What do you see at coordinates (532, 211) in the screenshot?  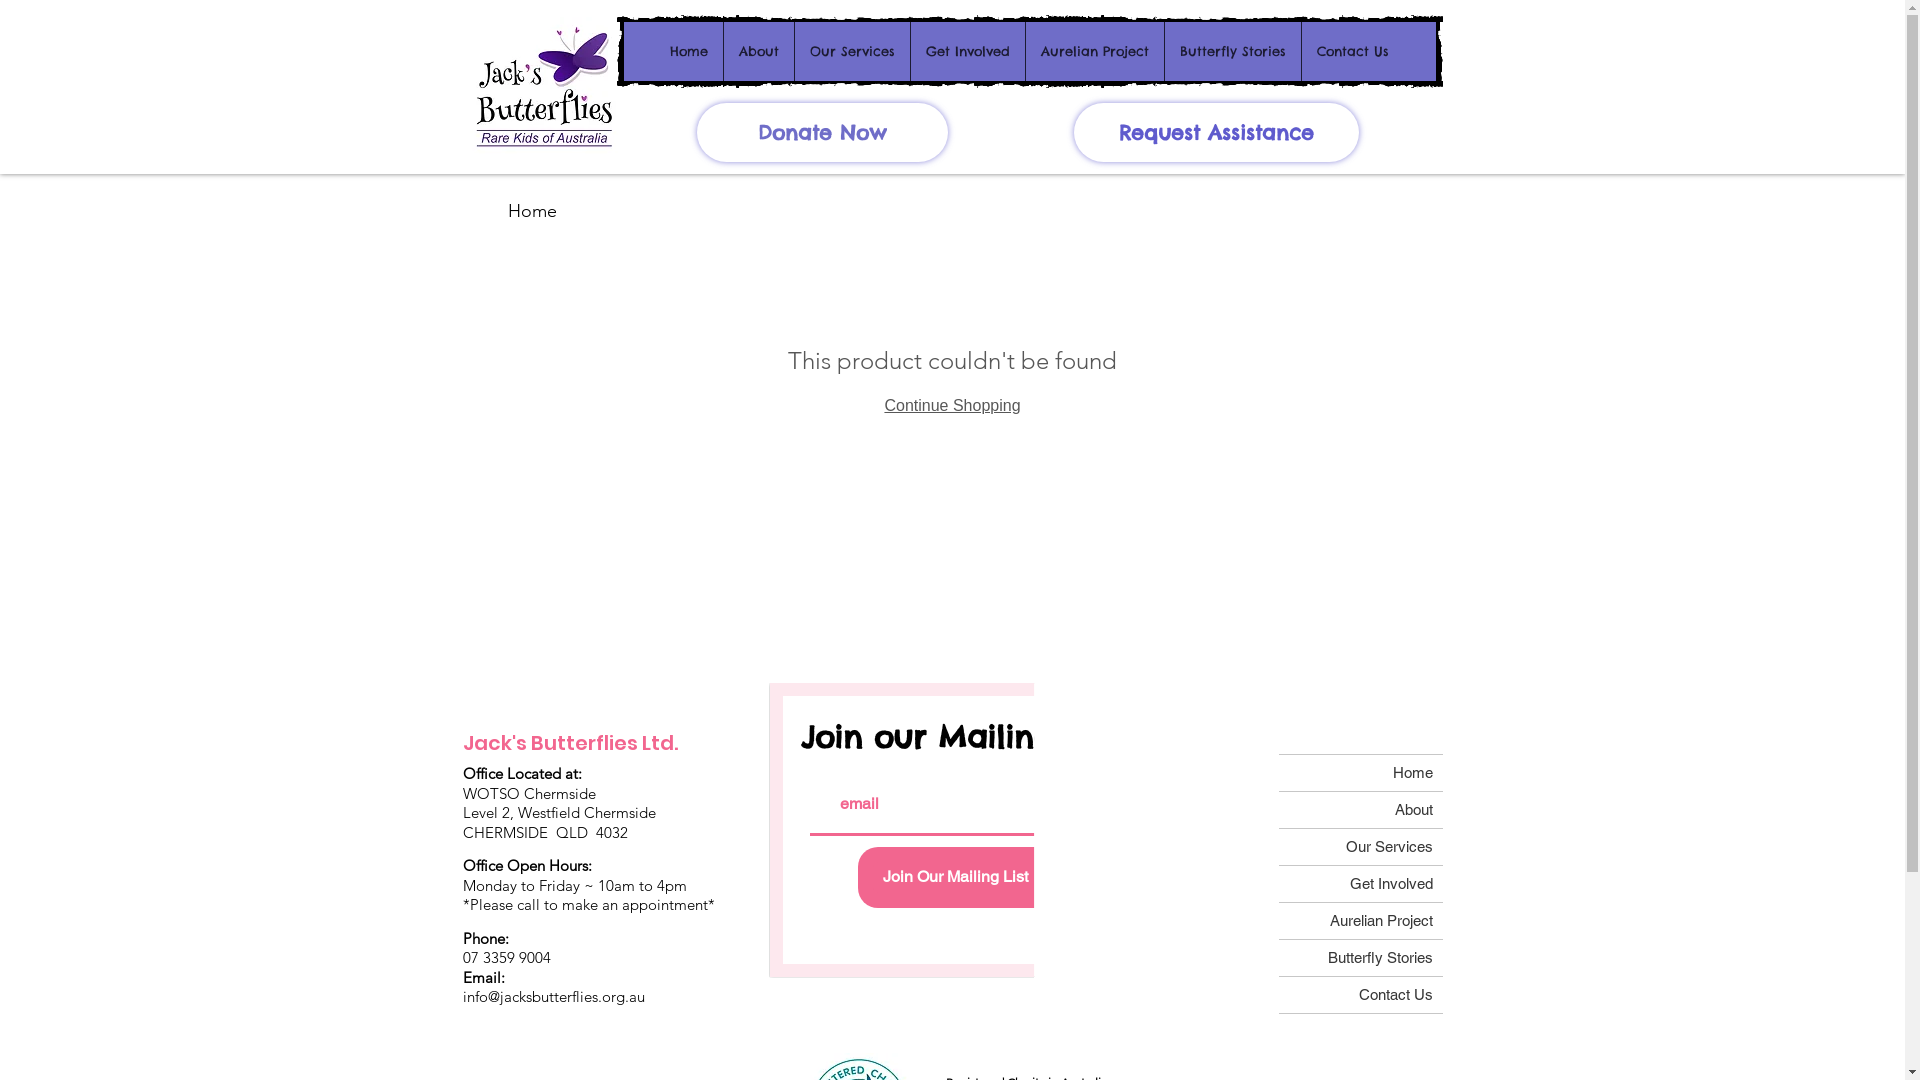 I see `'Home'` at bounding box center [532, 211].